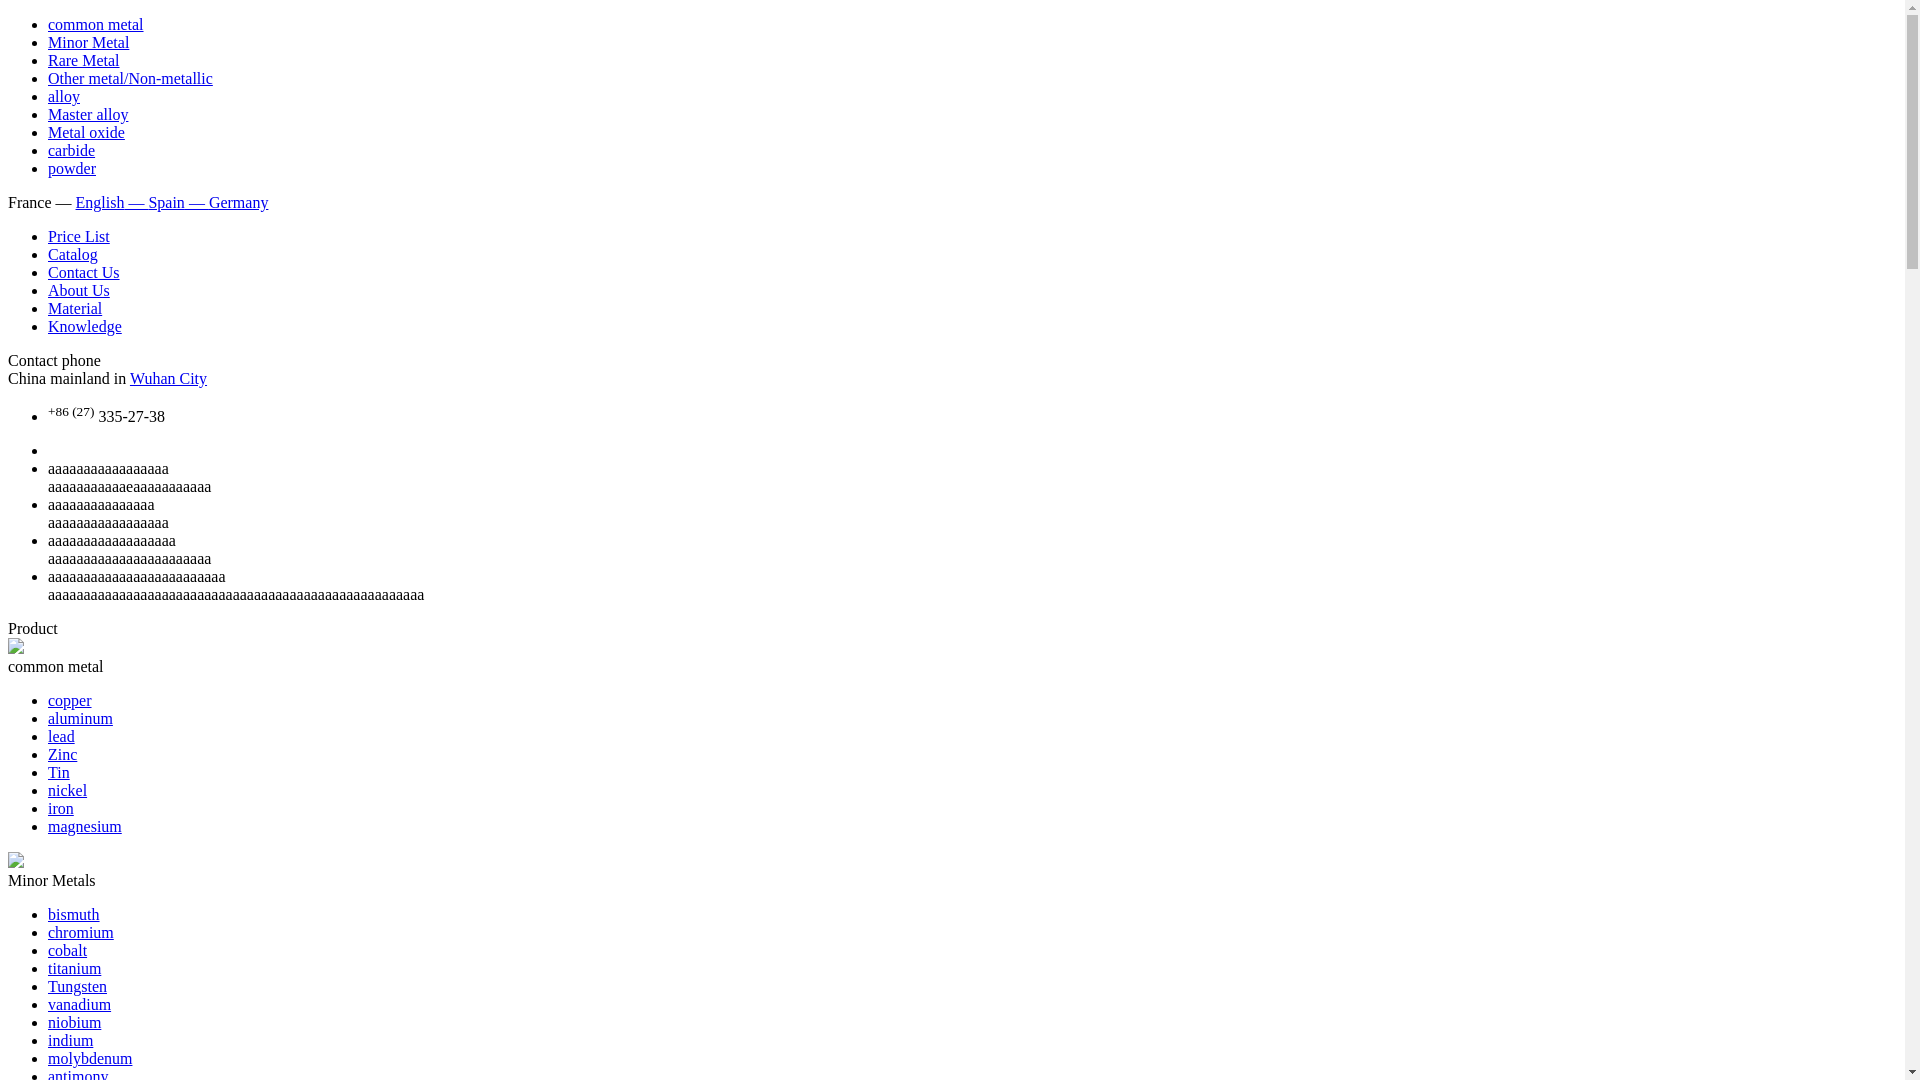 The image size is (1920, 1080). What do you see at coordinates (95, 24) in the screenshot?
I see `'common metal'` at bounding box center [95, 24].